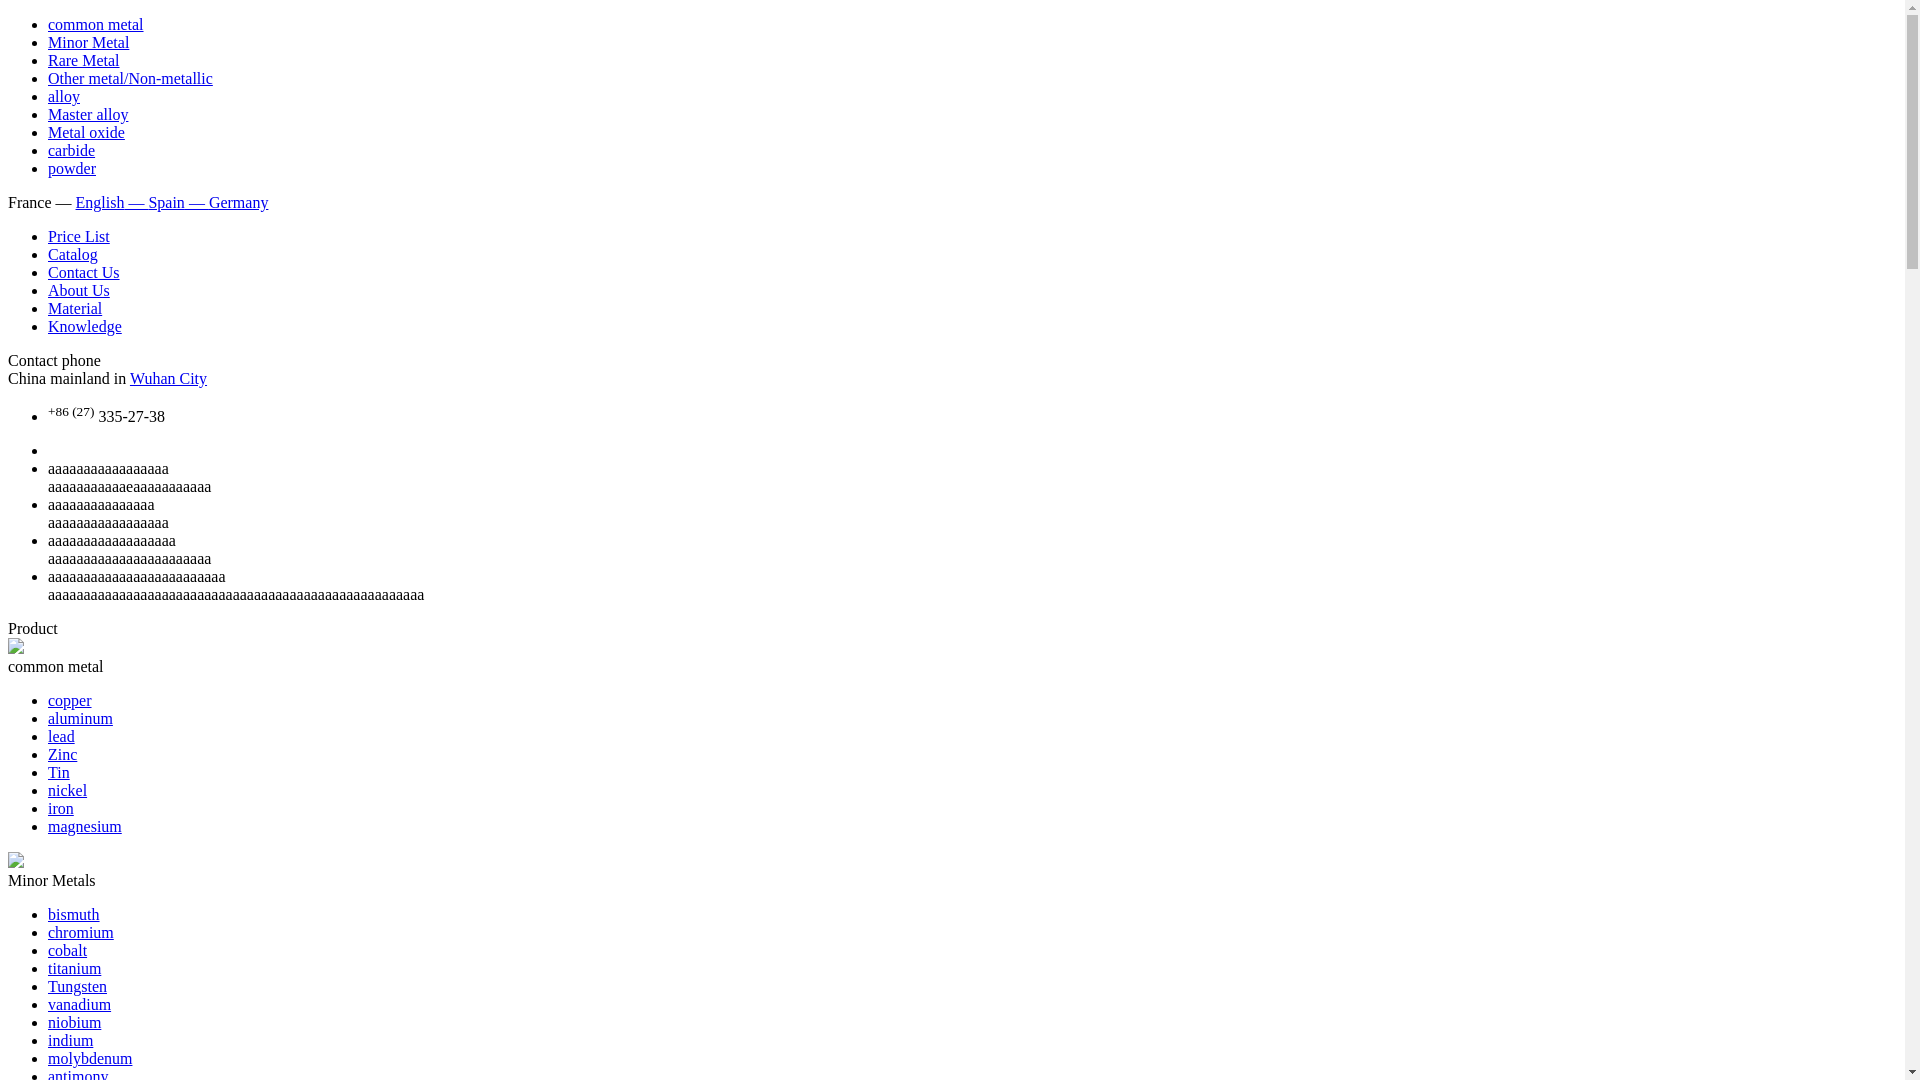 The image size is (1920, 1080). What do you see at coordinates (95, 24) in the screenshot?
I see `'common metal'` at bounding box center [95, 24].